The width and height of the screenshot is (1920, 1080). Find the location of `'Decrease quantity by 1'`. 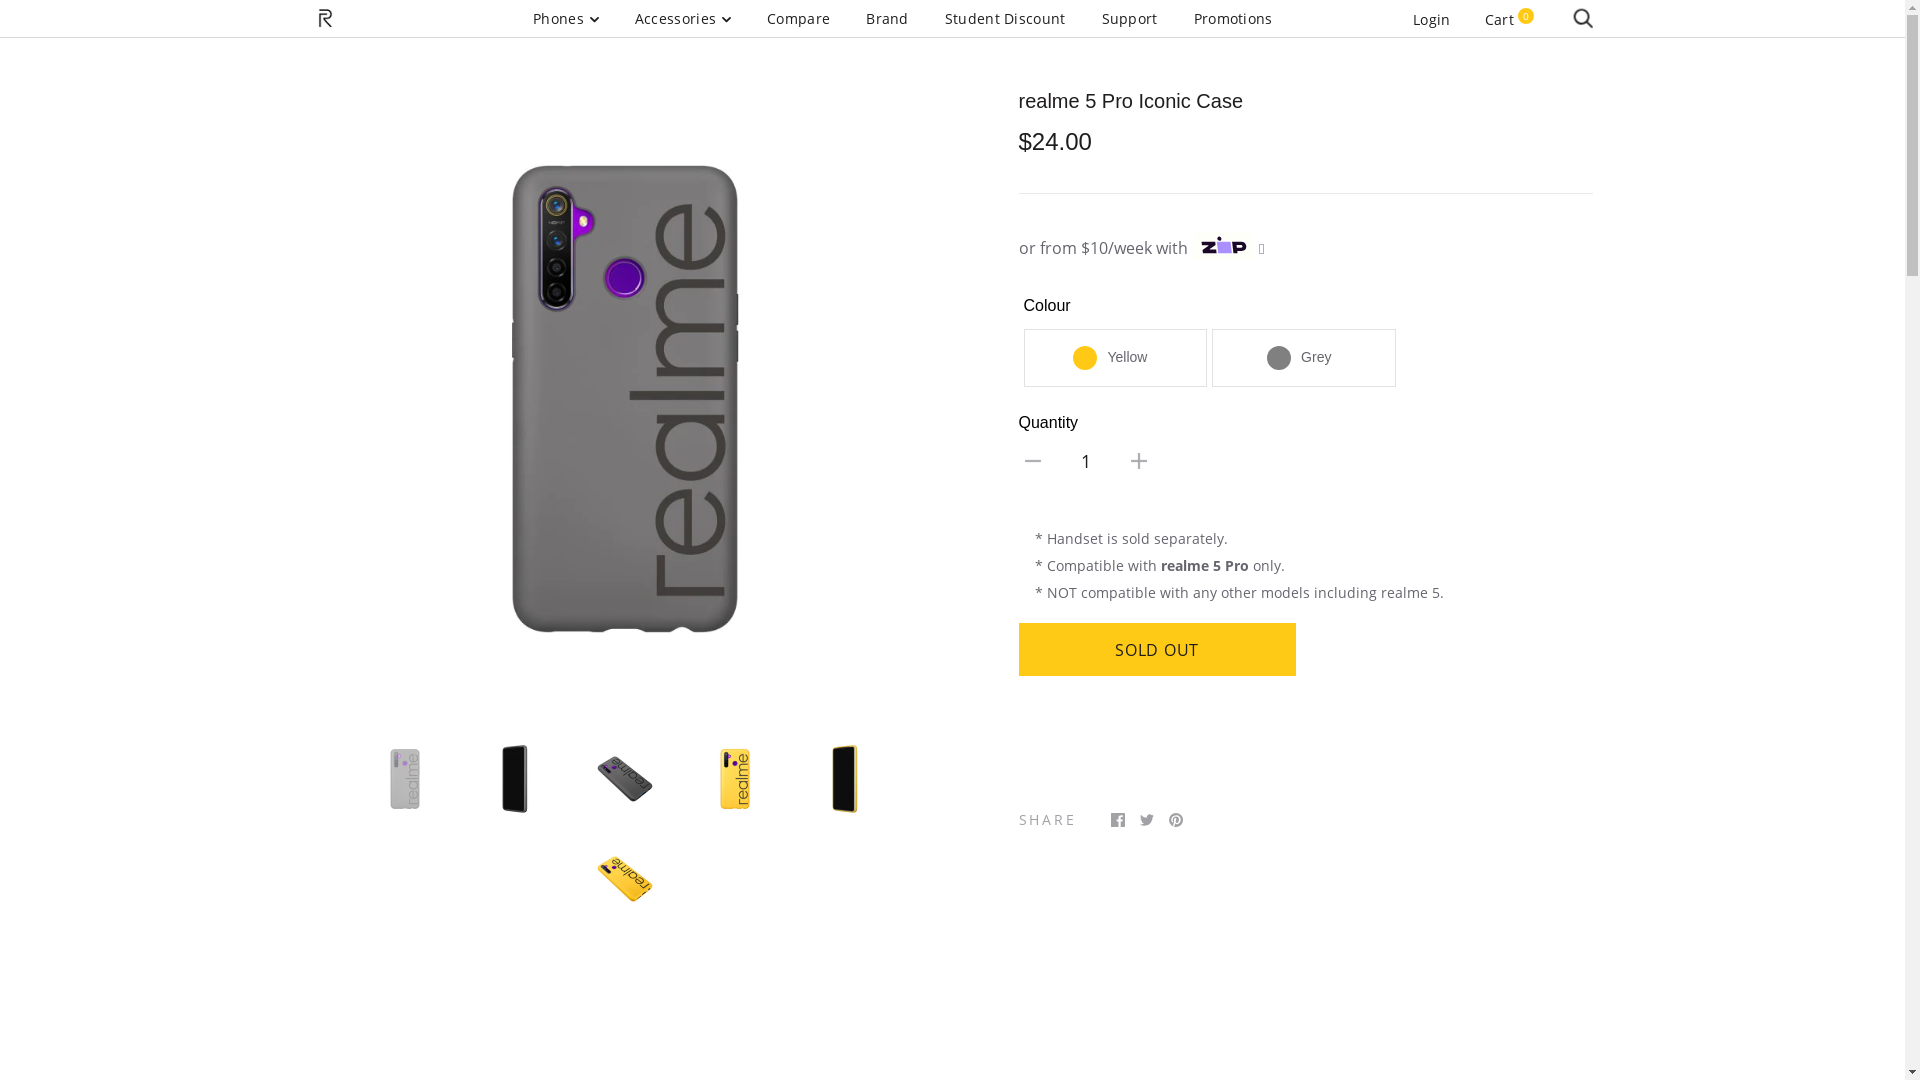

'Decrease quantity by 1' is located at coordinates (1032, 459).